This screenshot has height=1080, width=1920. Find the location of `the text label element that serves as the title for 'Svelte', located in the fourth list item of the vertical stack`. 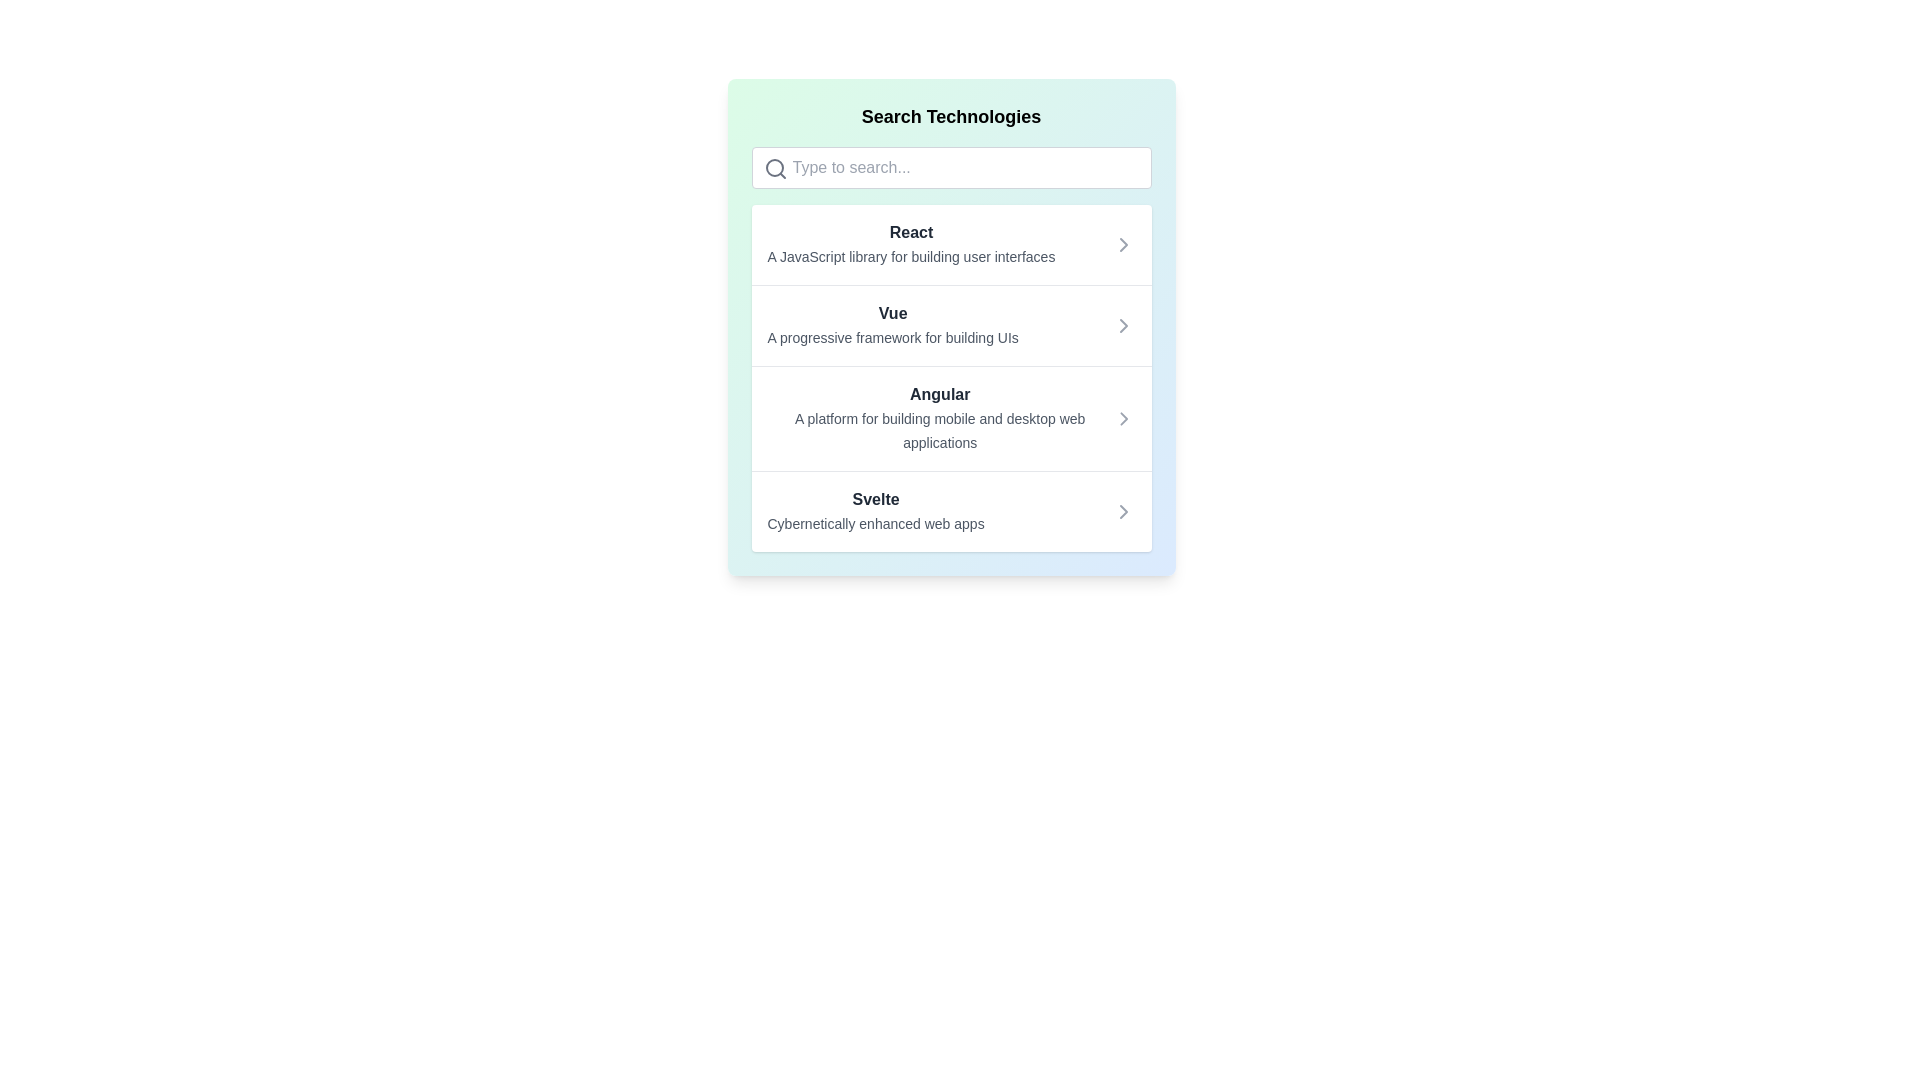

the text label element that serves as the title for 'Svelte', located in the fourth list item of the vertical stack is located at coordinates (876, 499).